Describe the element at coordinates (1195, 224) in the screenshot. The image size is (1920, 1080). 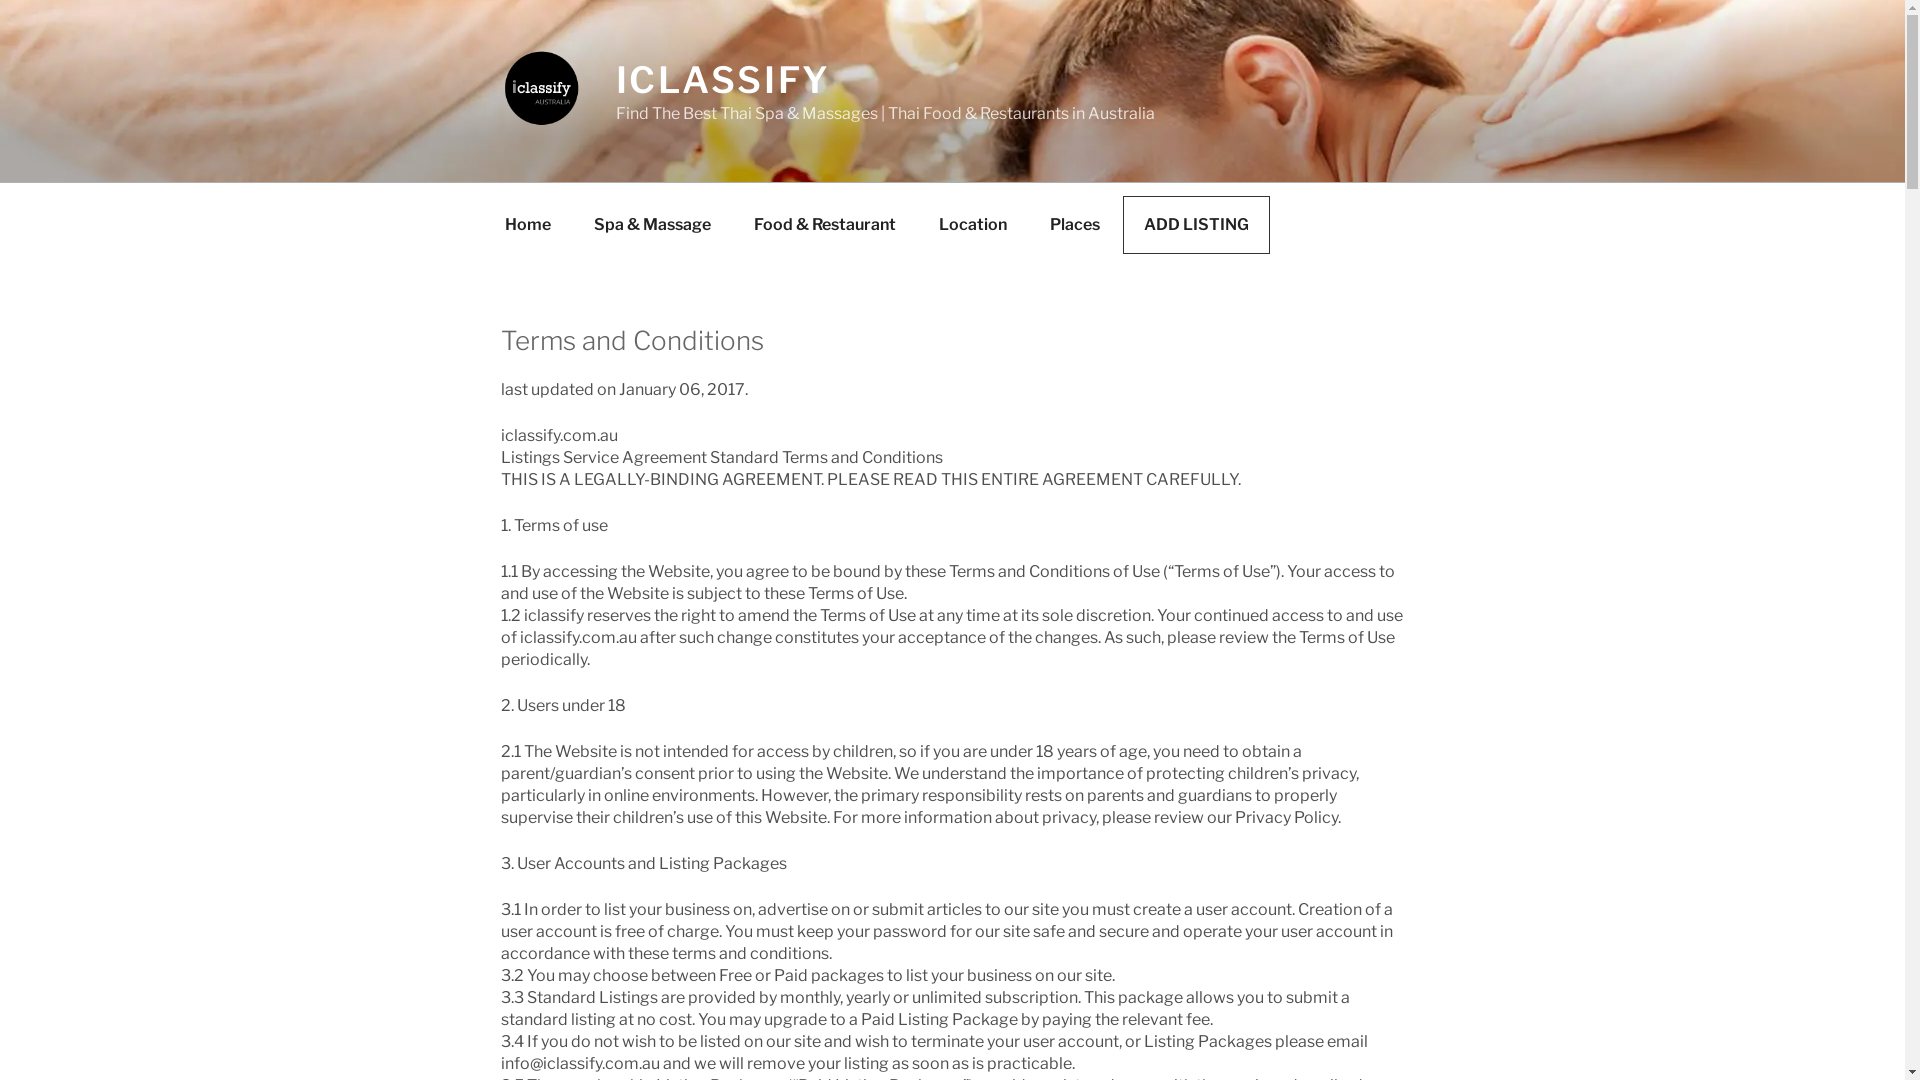
I see `'ADD LISTING'` at that location.